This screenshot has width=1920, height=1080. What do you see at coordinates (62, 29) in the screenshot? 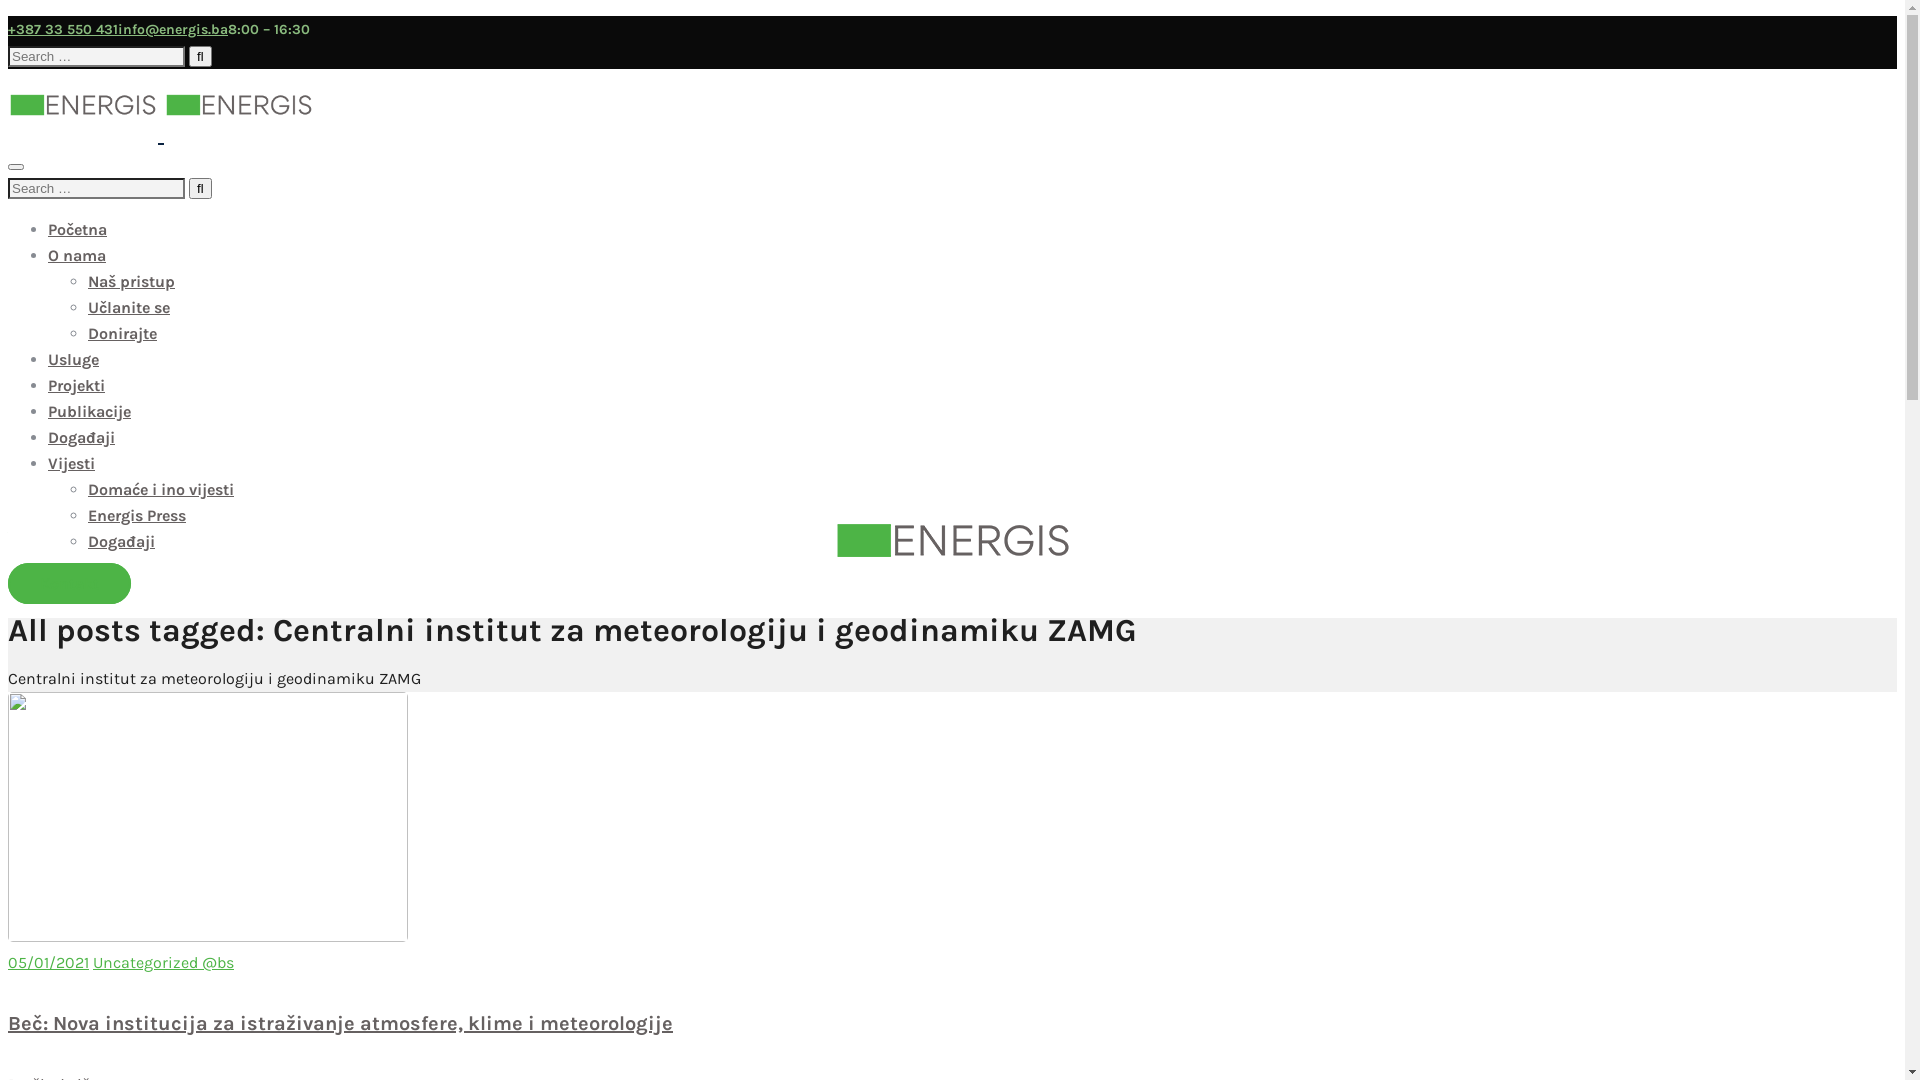
I see `'+387 33 550 431'` at bounding box center [62, 29].